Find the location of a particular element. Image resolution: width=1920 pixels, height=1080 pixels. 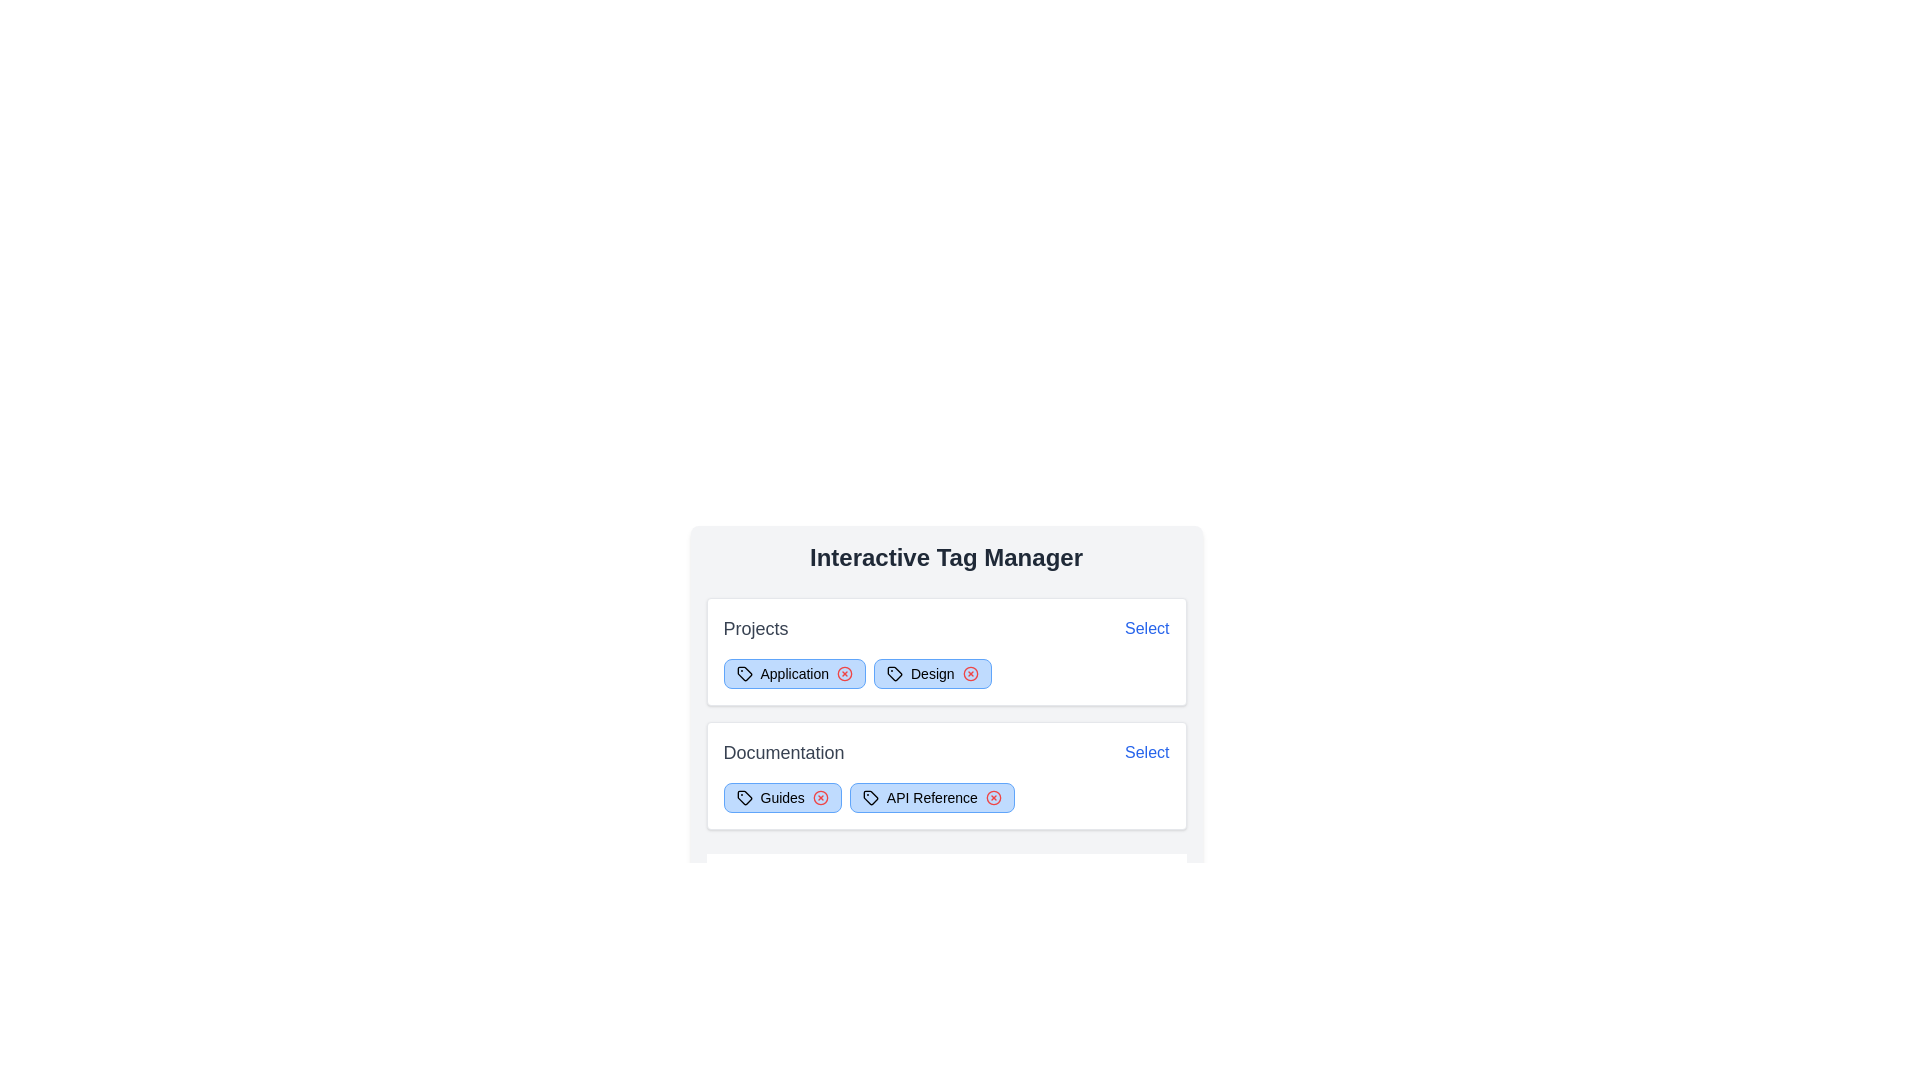

the circle icon representing the interactive button for removing the 'Application' tag from the 'Projects' section, which is located to the right of the text 'Application' is located at coordinates (844, 674).